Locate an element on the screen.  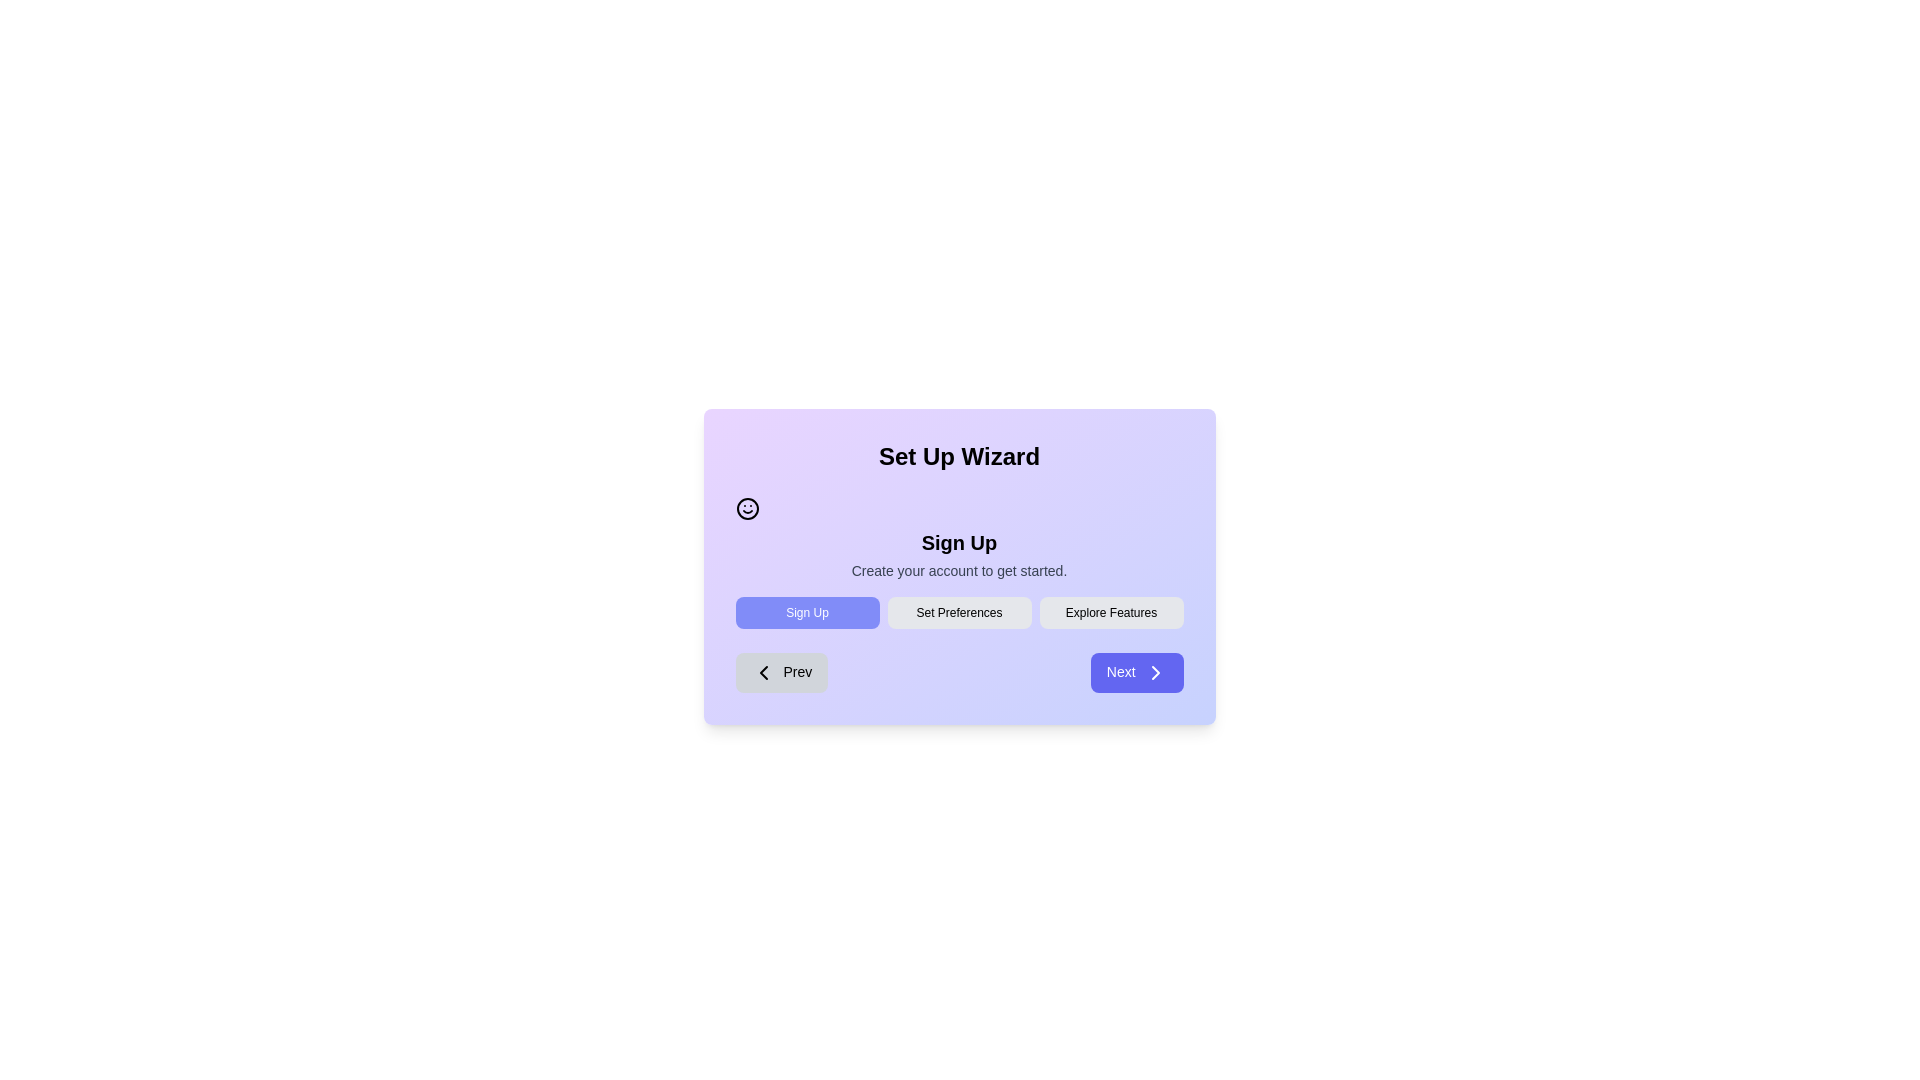
text label 'Sign Up' displayed in a small font size, styled with a white color on a purple background, located at the center of the button element positioned towards the center of the page is located at coordinates (807, 612).